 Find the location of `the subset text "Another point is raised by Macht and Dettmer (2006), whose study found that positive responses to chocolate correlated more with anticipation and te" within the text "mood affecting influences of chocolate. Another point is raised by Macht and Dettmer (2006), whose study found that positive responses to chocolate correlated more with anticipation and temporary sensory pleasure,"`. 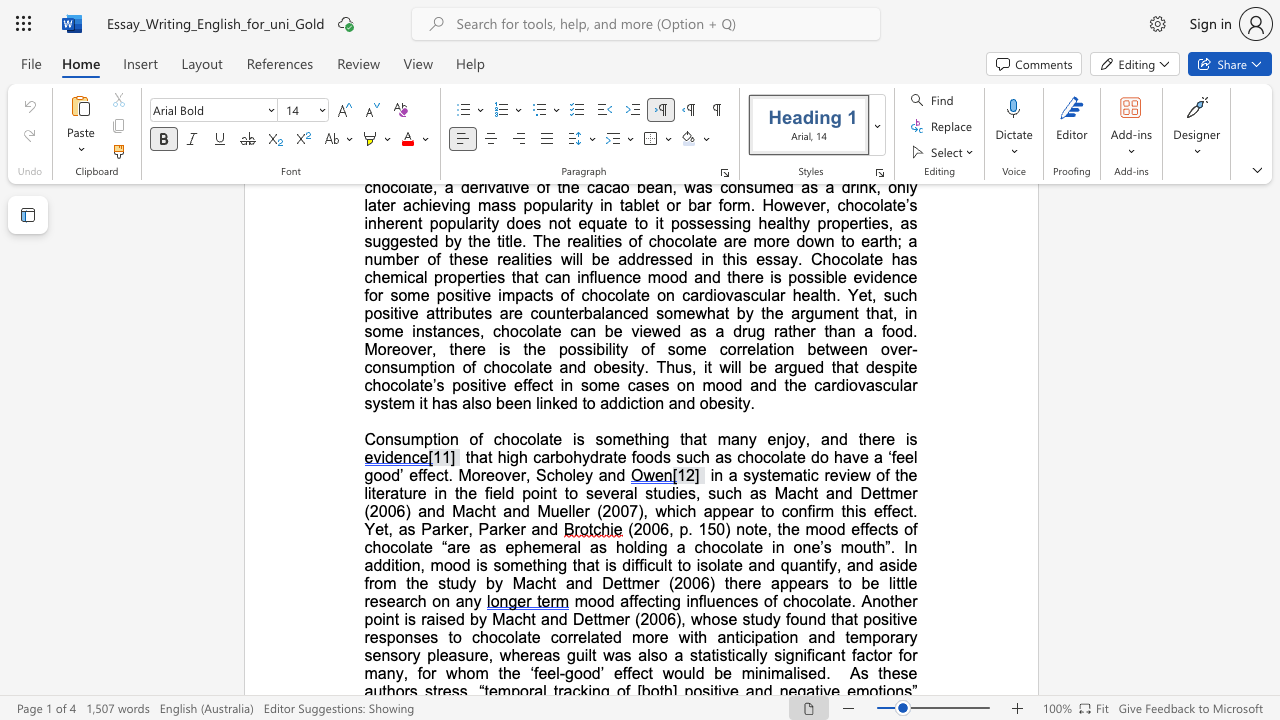

the subset text "Another point is raised by Macht and Dettmer (2006), whose study found that positive responses to chocolate correlated more with anticipation and te" within the text "mood affecting influences of chocolate. Another point is raised by Macht and Dettmer (2006), whose study found that positive responses to chocolate correlated more with anticipation and temporary sensory pleasure," is located at coordinates (861, 600).